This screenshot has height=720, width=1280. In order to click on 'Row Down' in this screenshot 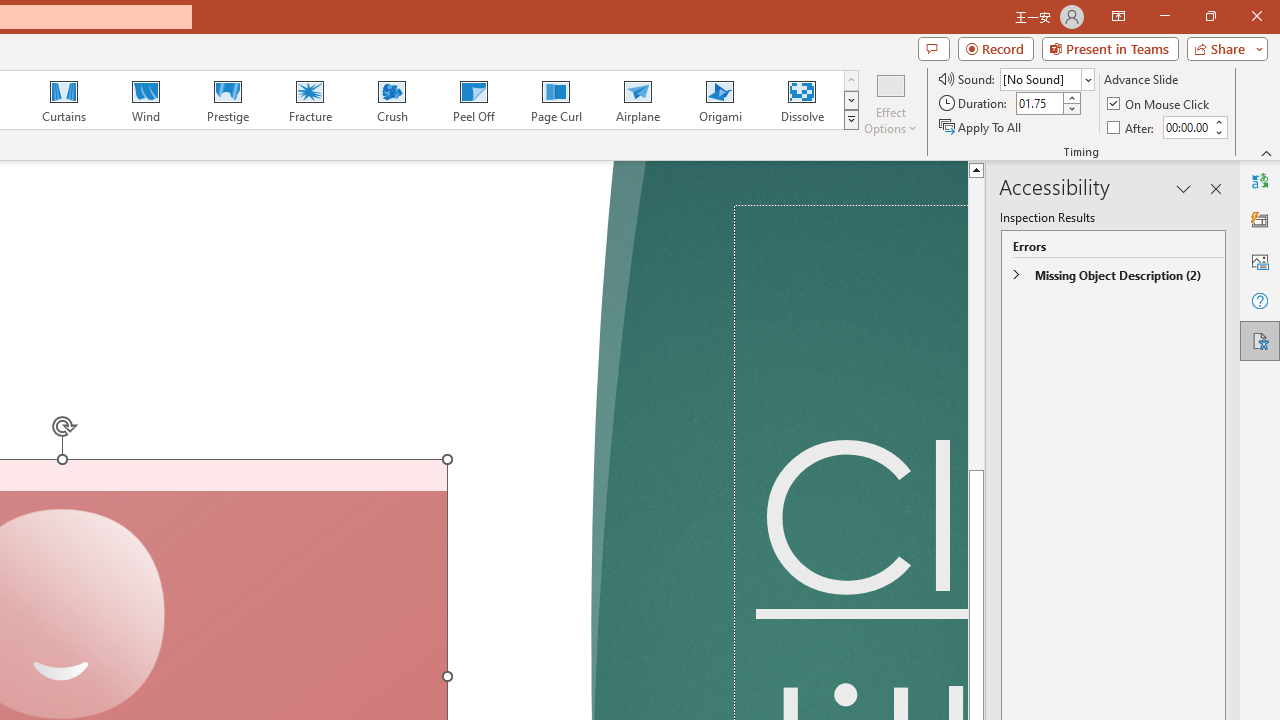, I will do `click(851, 100)`.